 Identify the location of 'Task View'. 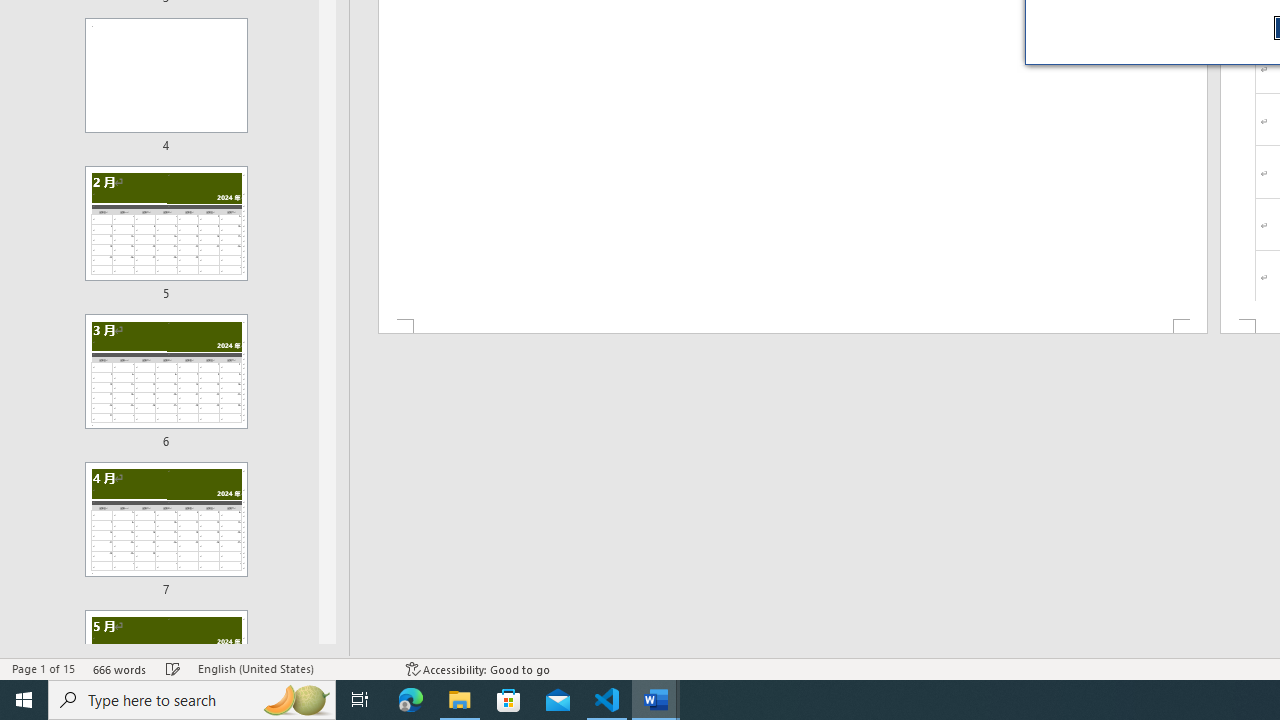
(359, 698).